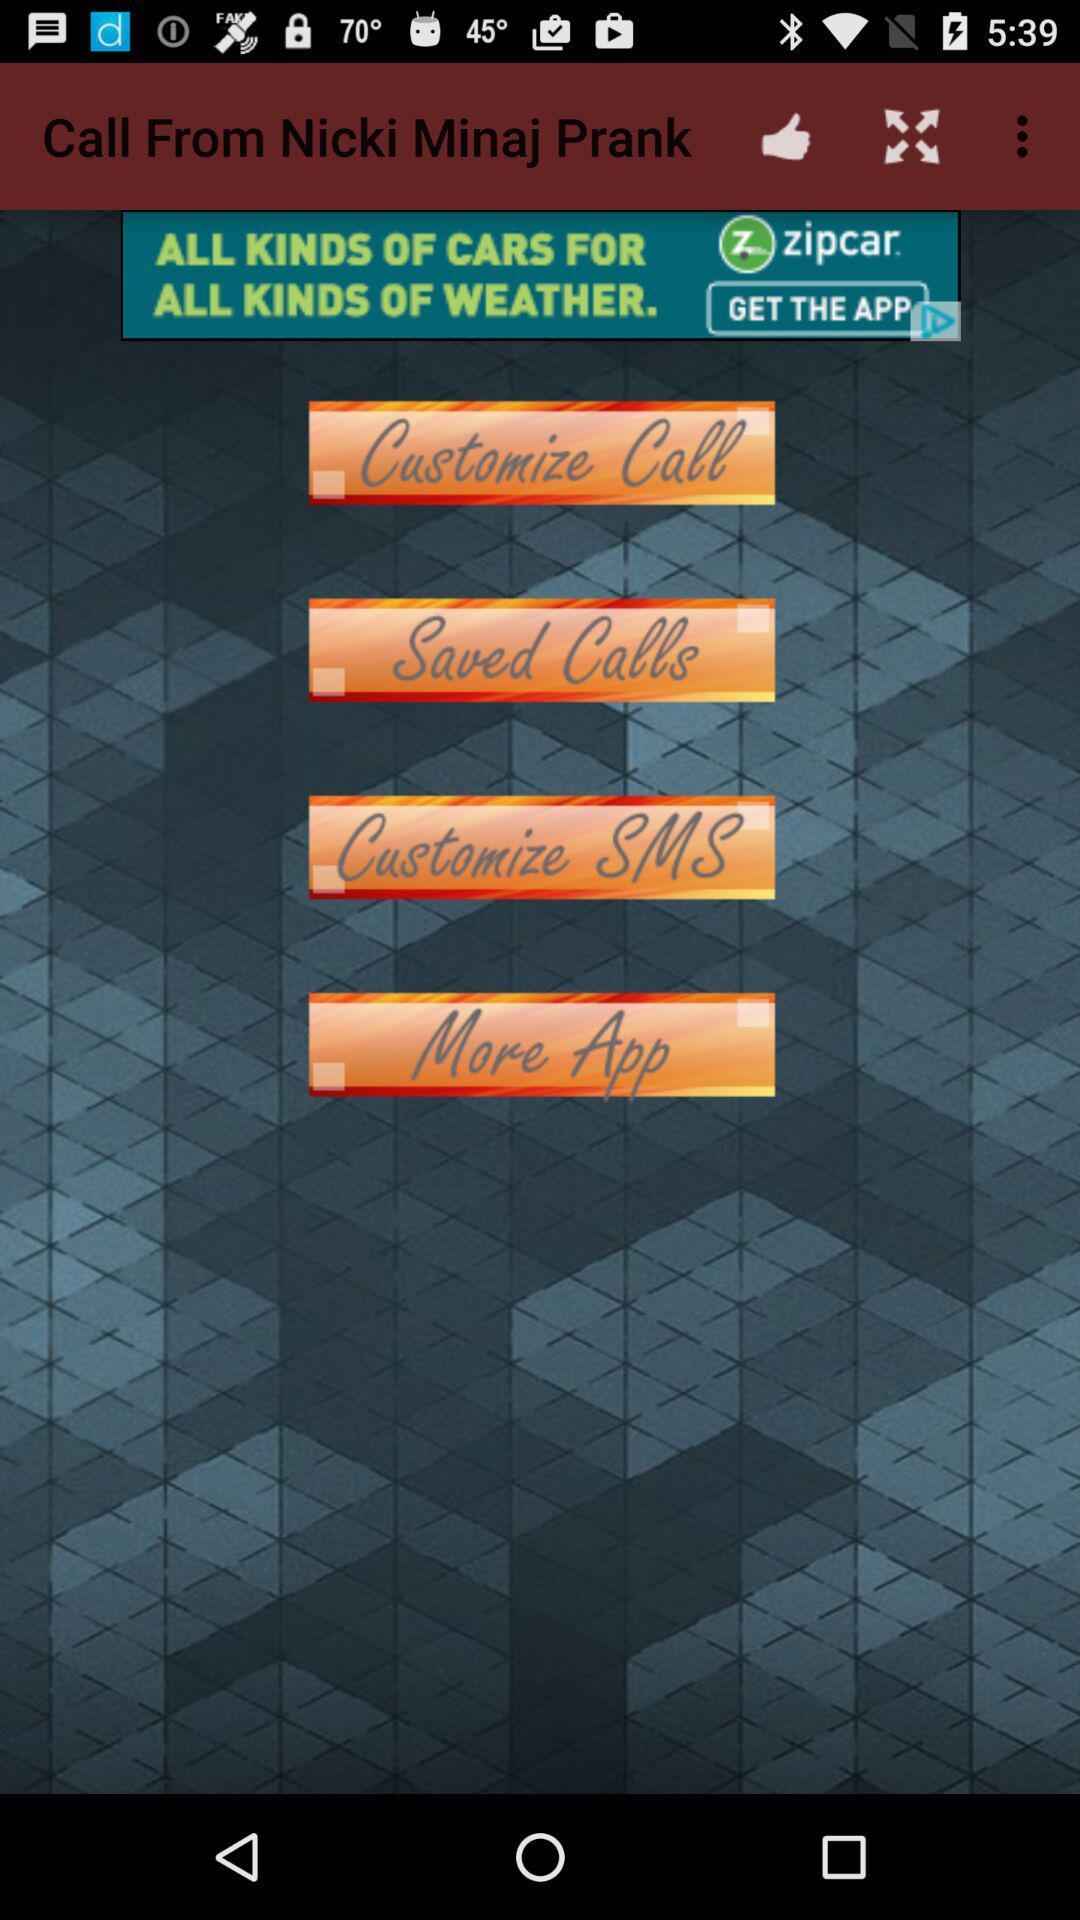 The image size is (1080, 1920). Describe the element at coordinates (540, 1043) in the screenshot. I see `more options` at that location.